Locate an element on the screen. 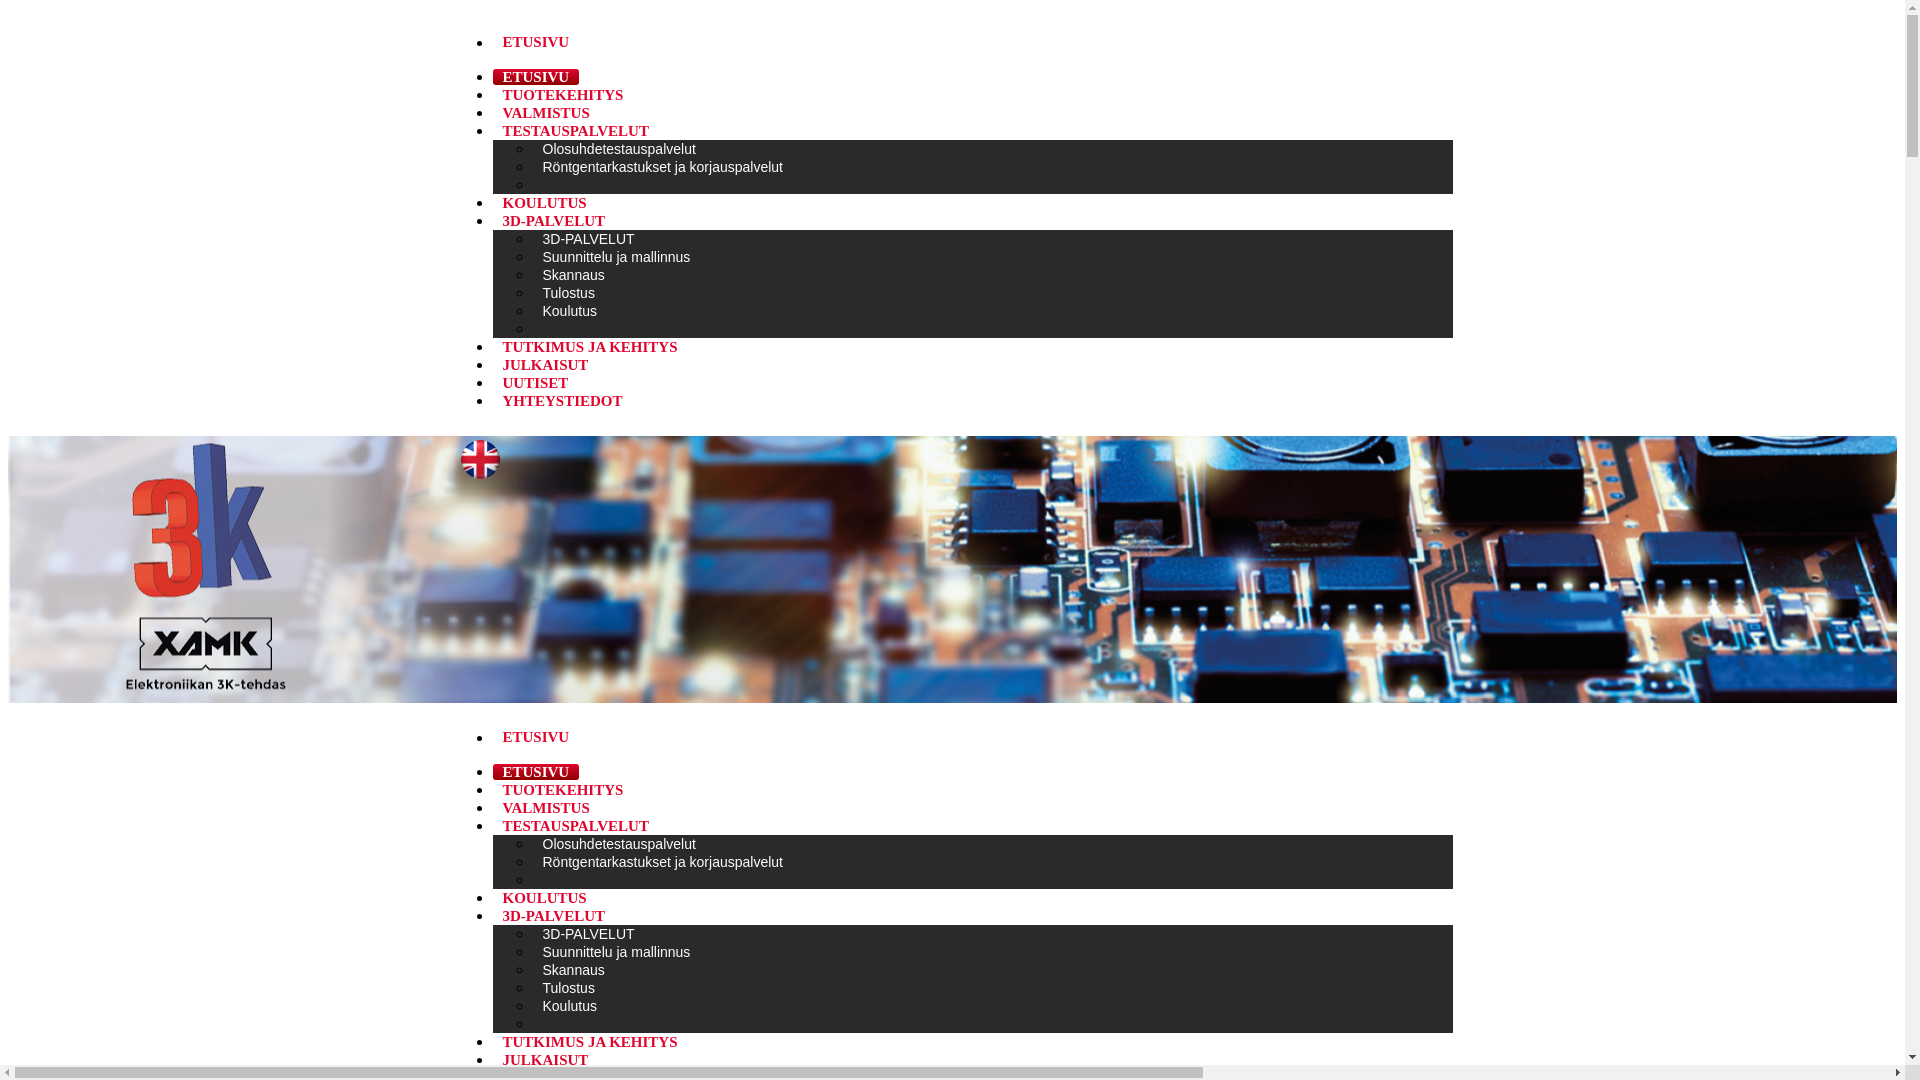  'Koulutus' is located at coordinates (568, 311).